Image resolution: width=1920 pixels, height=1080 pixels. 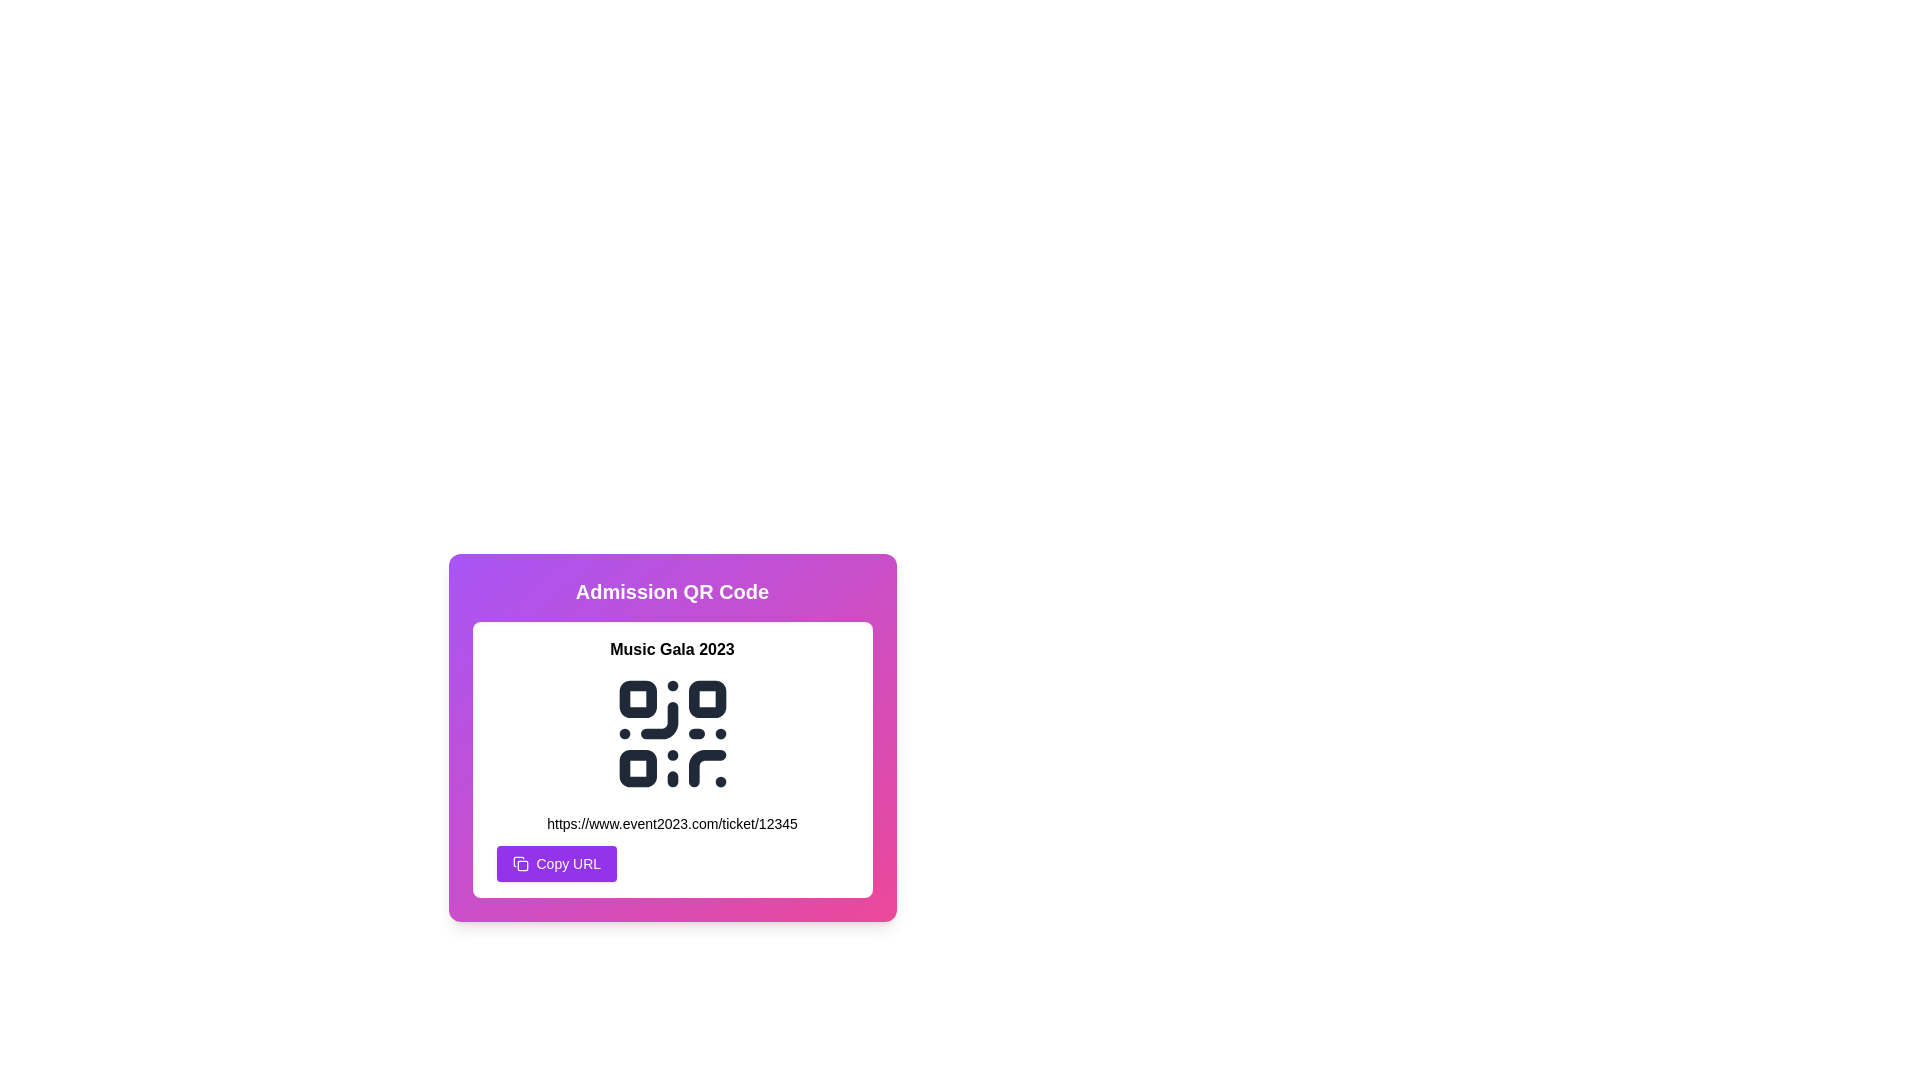 I want to click on the 'Copy URL' button, which is represented by a small rectangular icon with rounded corners located near the left side of the label text, so click(x=522, y=865).